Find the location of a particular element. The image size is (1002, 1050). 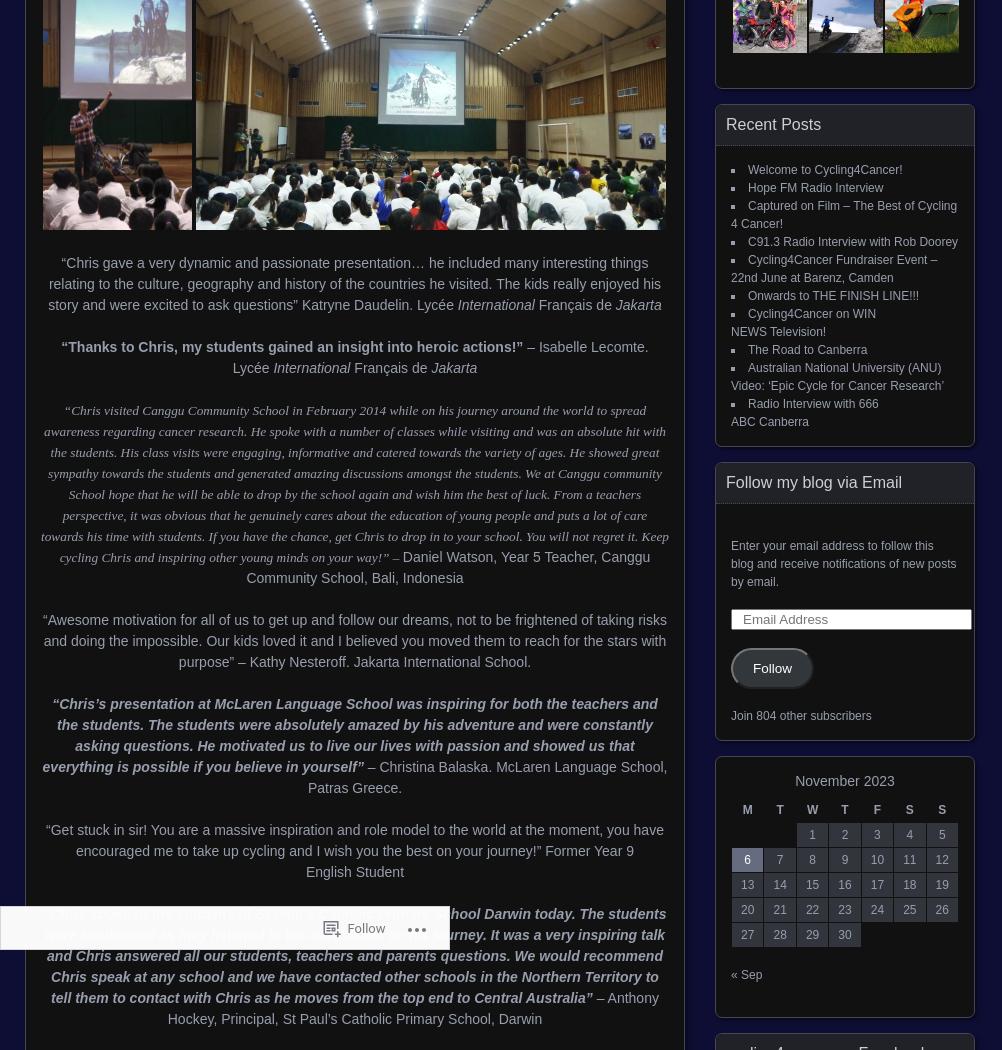

'25' is located at coordinates (909, 910).